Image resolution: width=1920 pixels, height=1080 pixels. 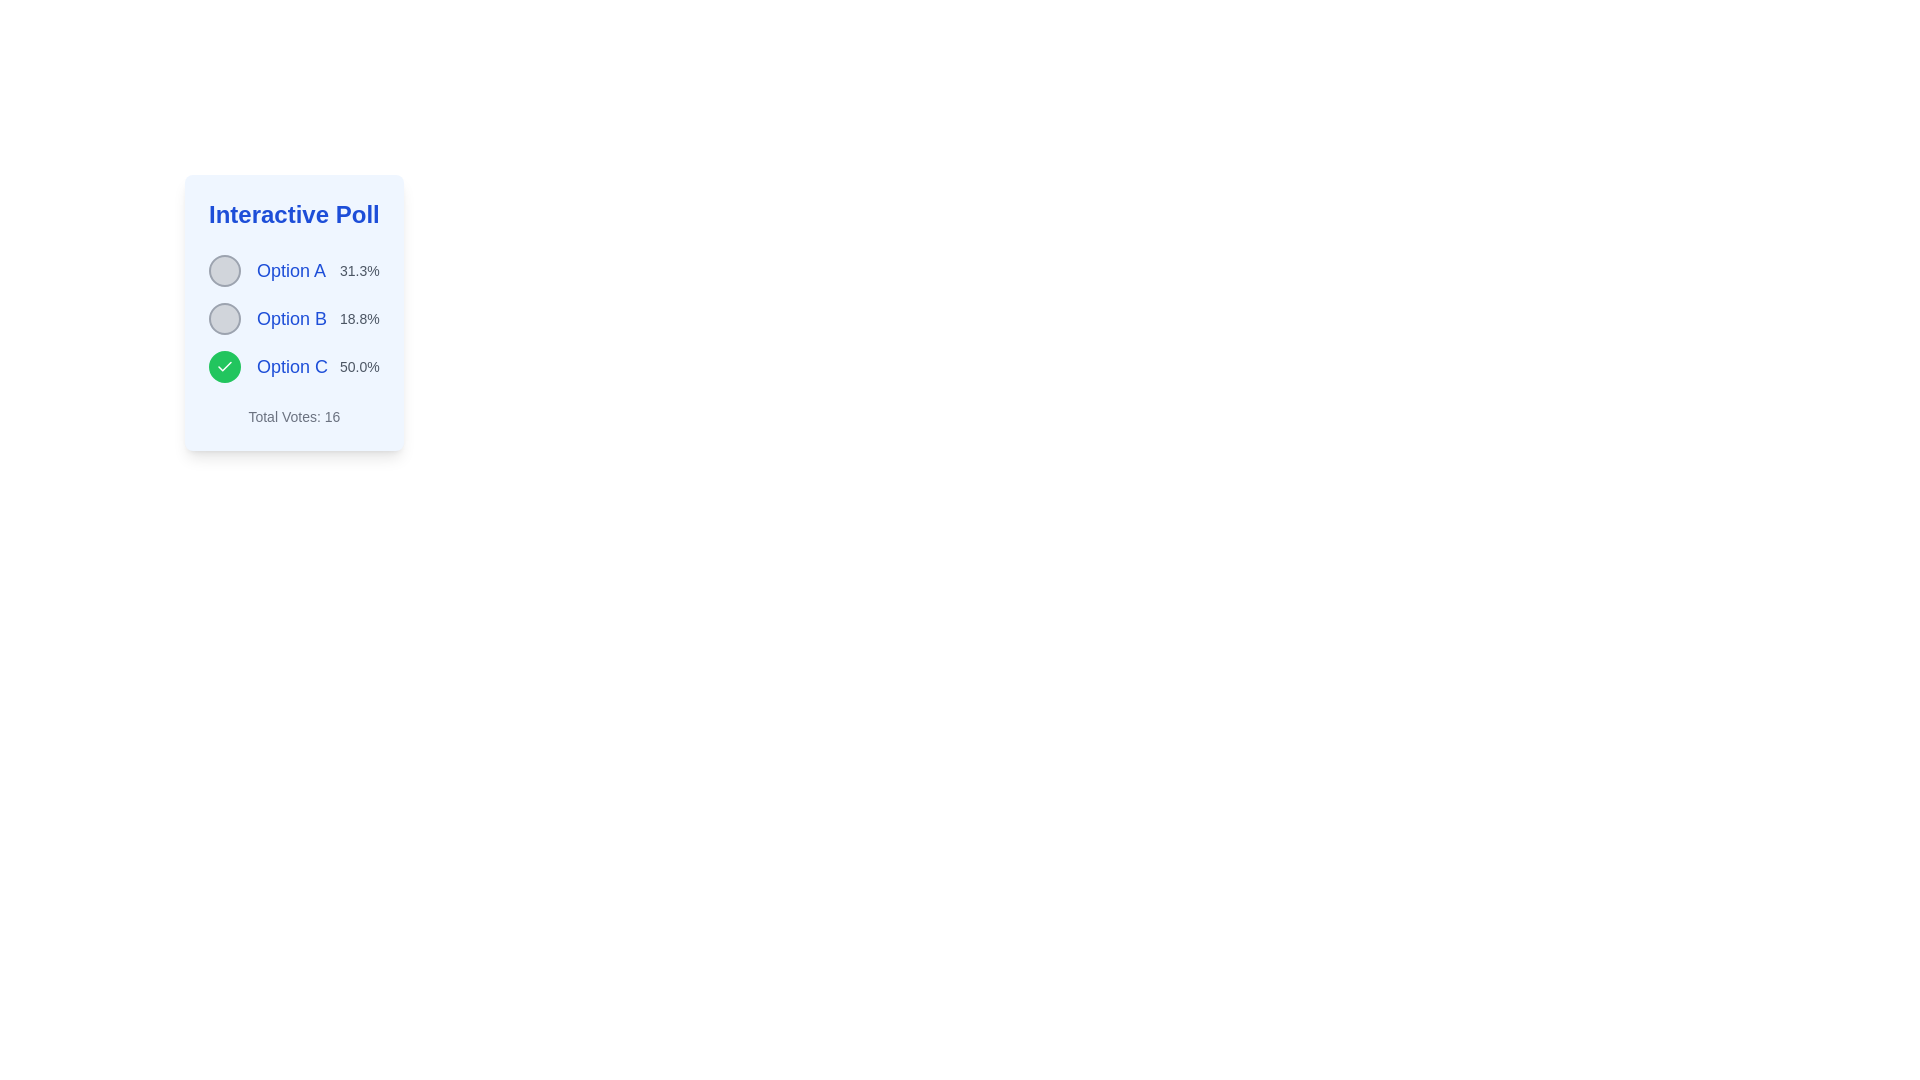 I want to click on the 'Option B' label, which is styled in blue font and located to the right of a gray circular shape in the 'Interactive Poll' component, so click(x=267, y=318).